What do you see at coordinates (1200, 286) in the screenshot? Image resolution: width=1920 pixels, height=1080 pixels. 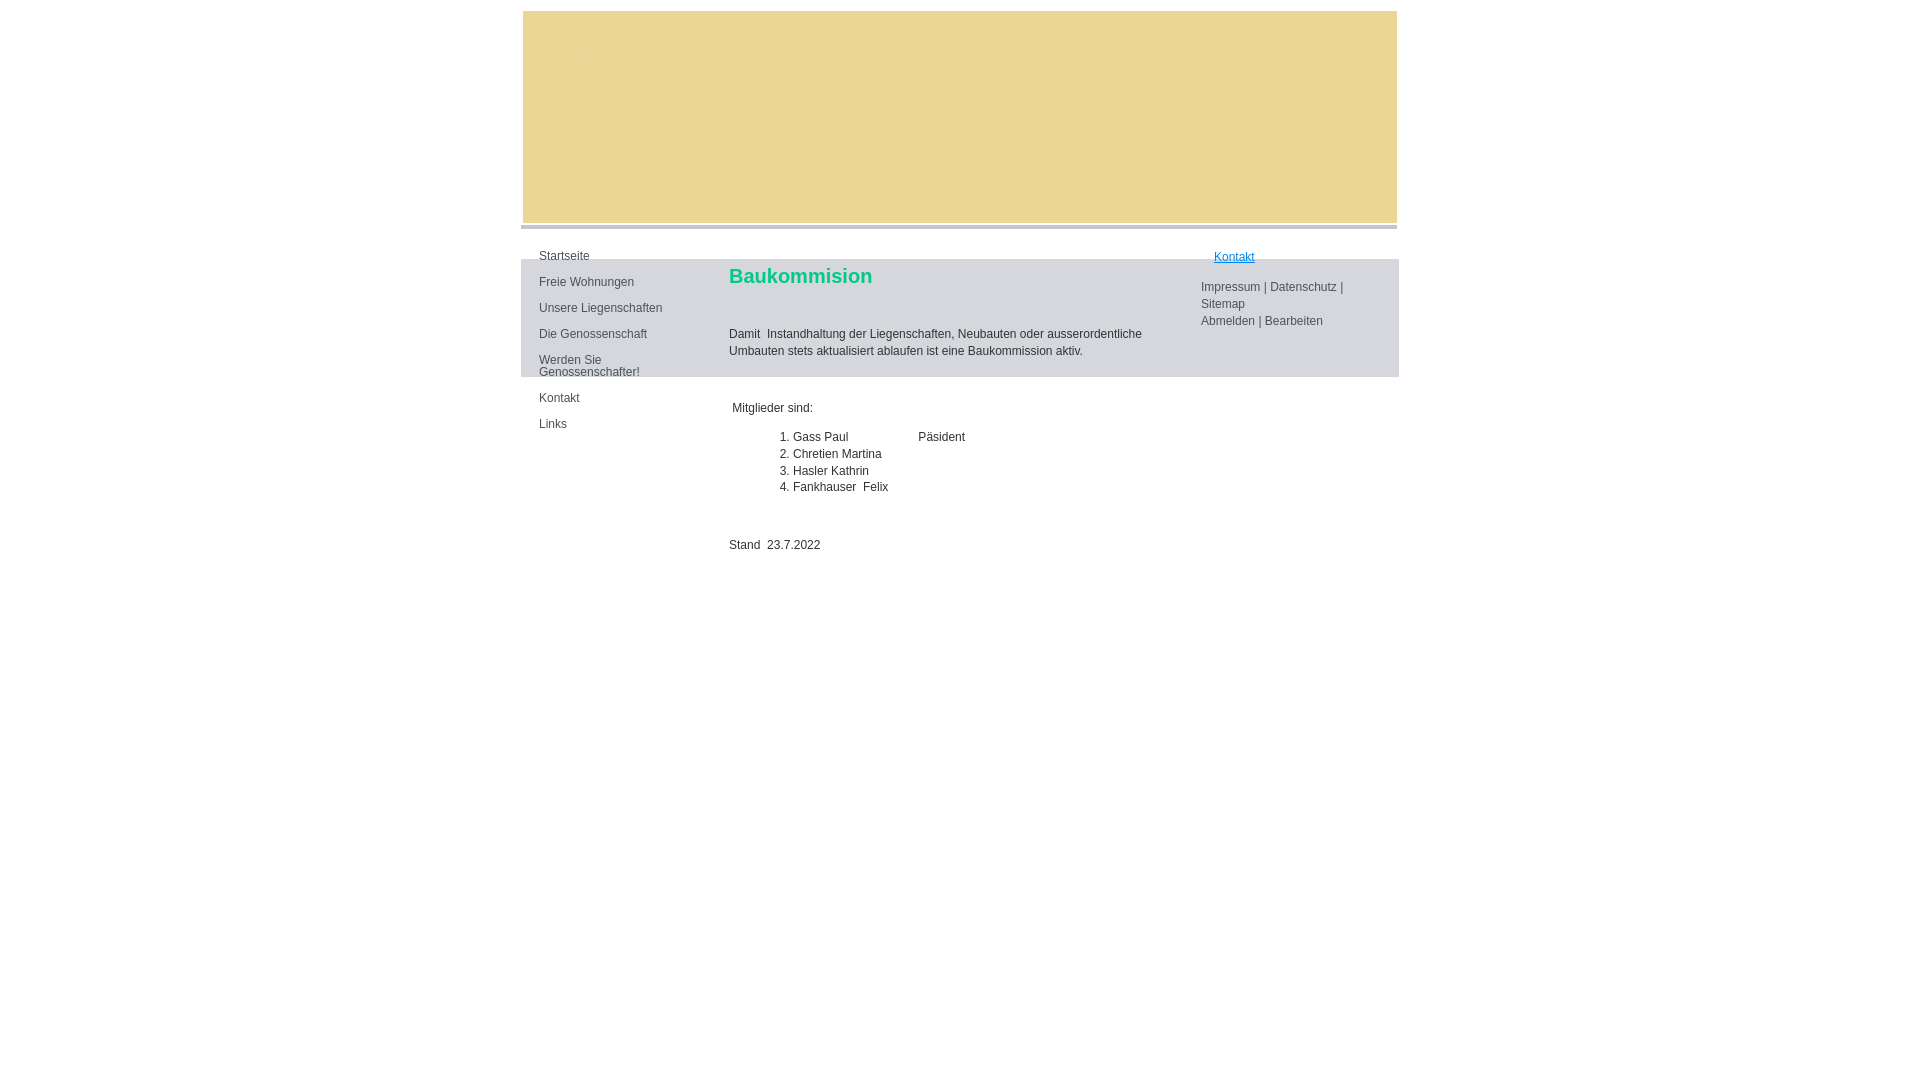 I see `'Impressum'` at bounding box center [1200, 286].